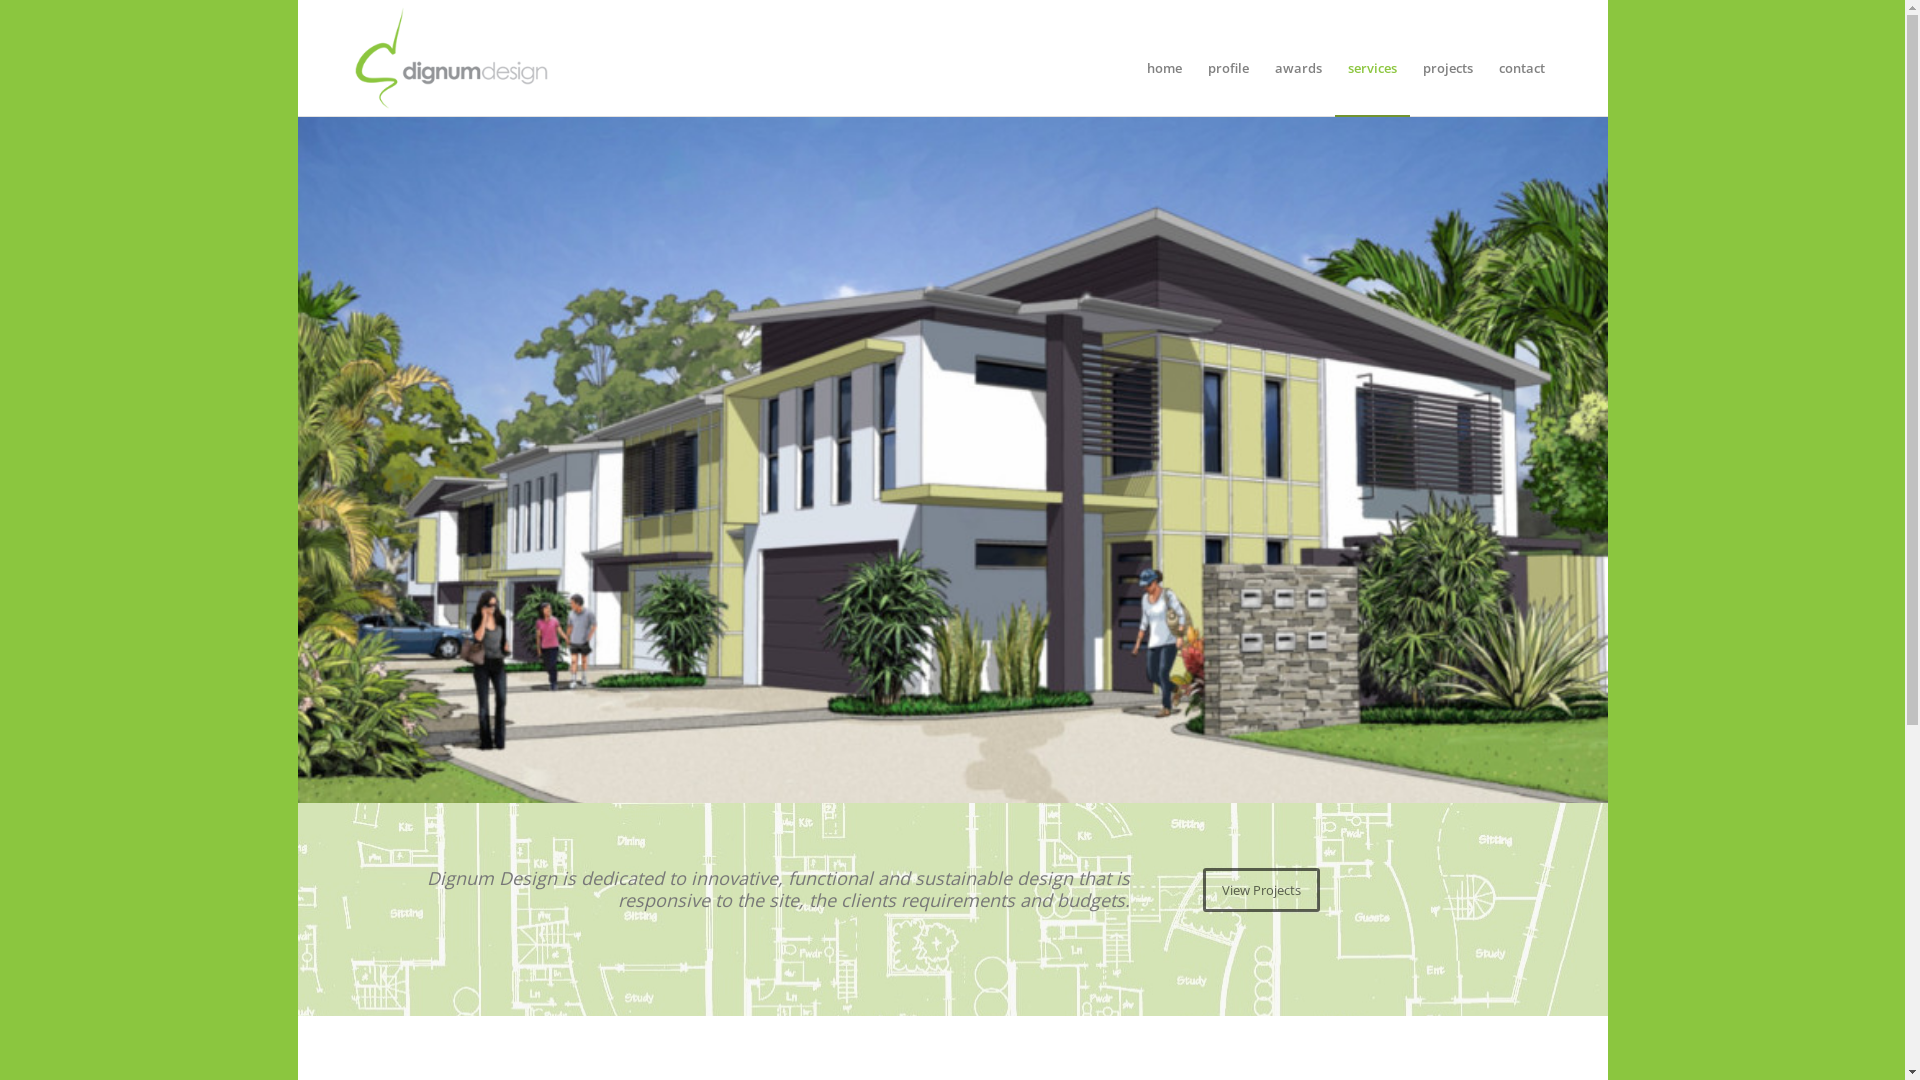  I want to click on 'services', so click(1370, 56).